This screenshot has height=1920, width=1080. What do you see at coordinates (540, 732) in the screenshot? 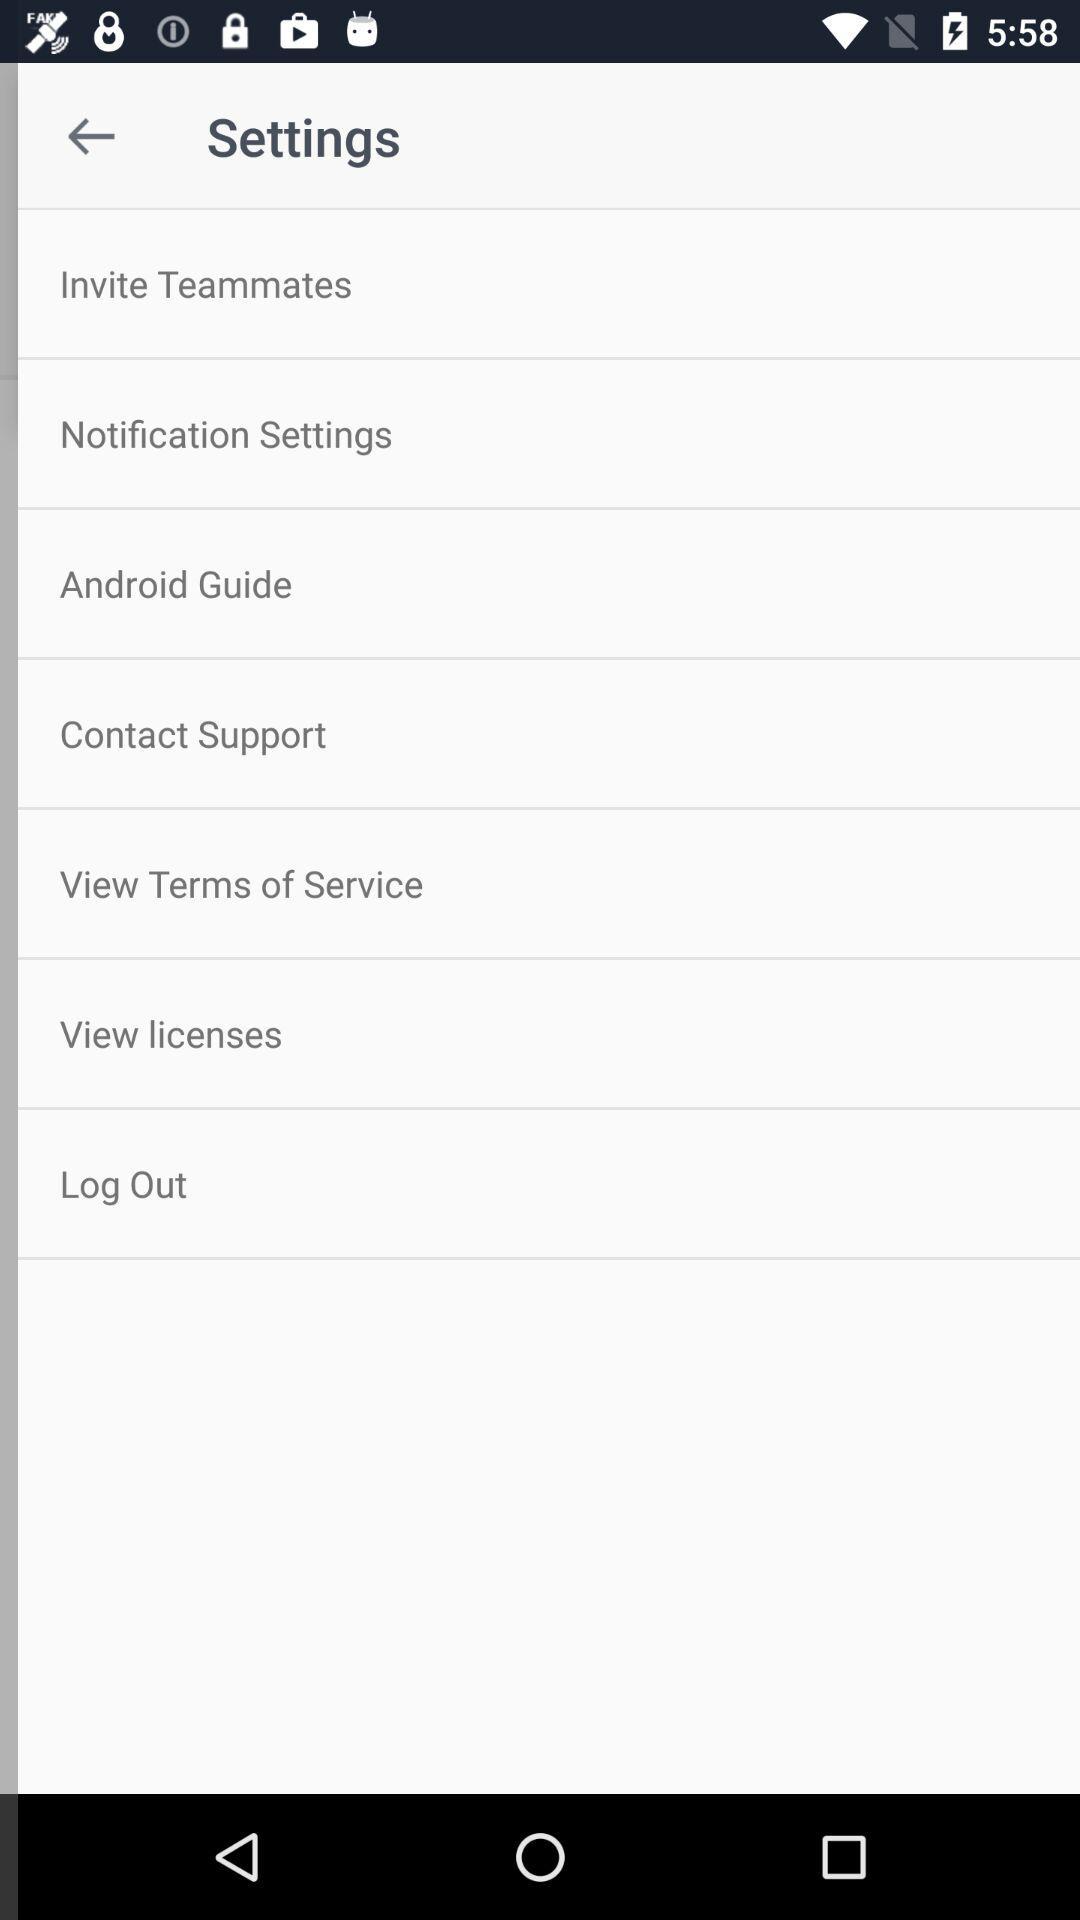
I see `the icon above view terms of item` at bounding box center [540, 732].